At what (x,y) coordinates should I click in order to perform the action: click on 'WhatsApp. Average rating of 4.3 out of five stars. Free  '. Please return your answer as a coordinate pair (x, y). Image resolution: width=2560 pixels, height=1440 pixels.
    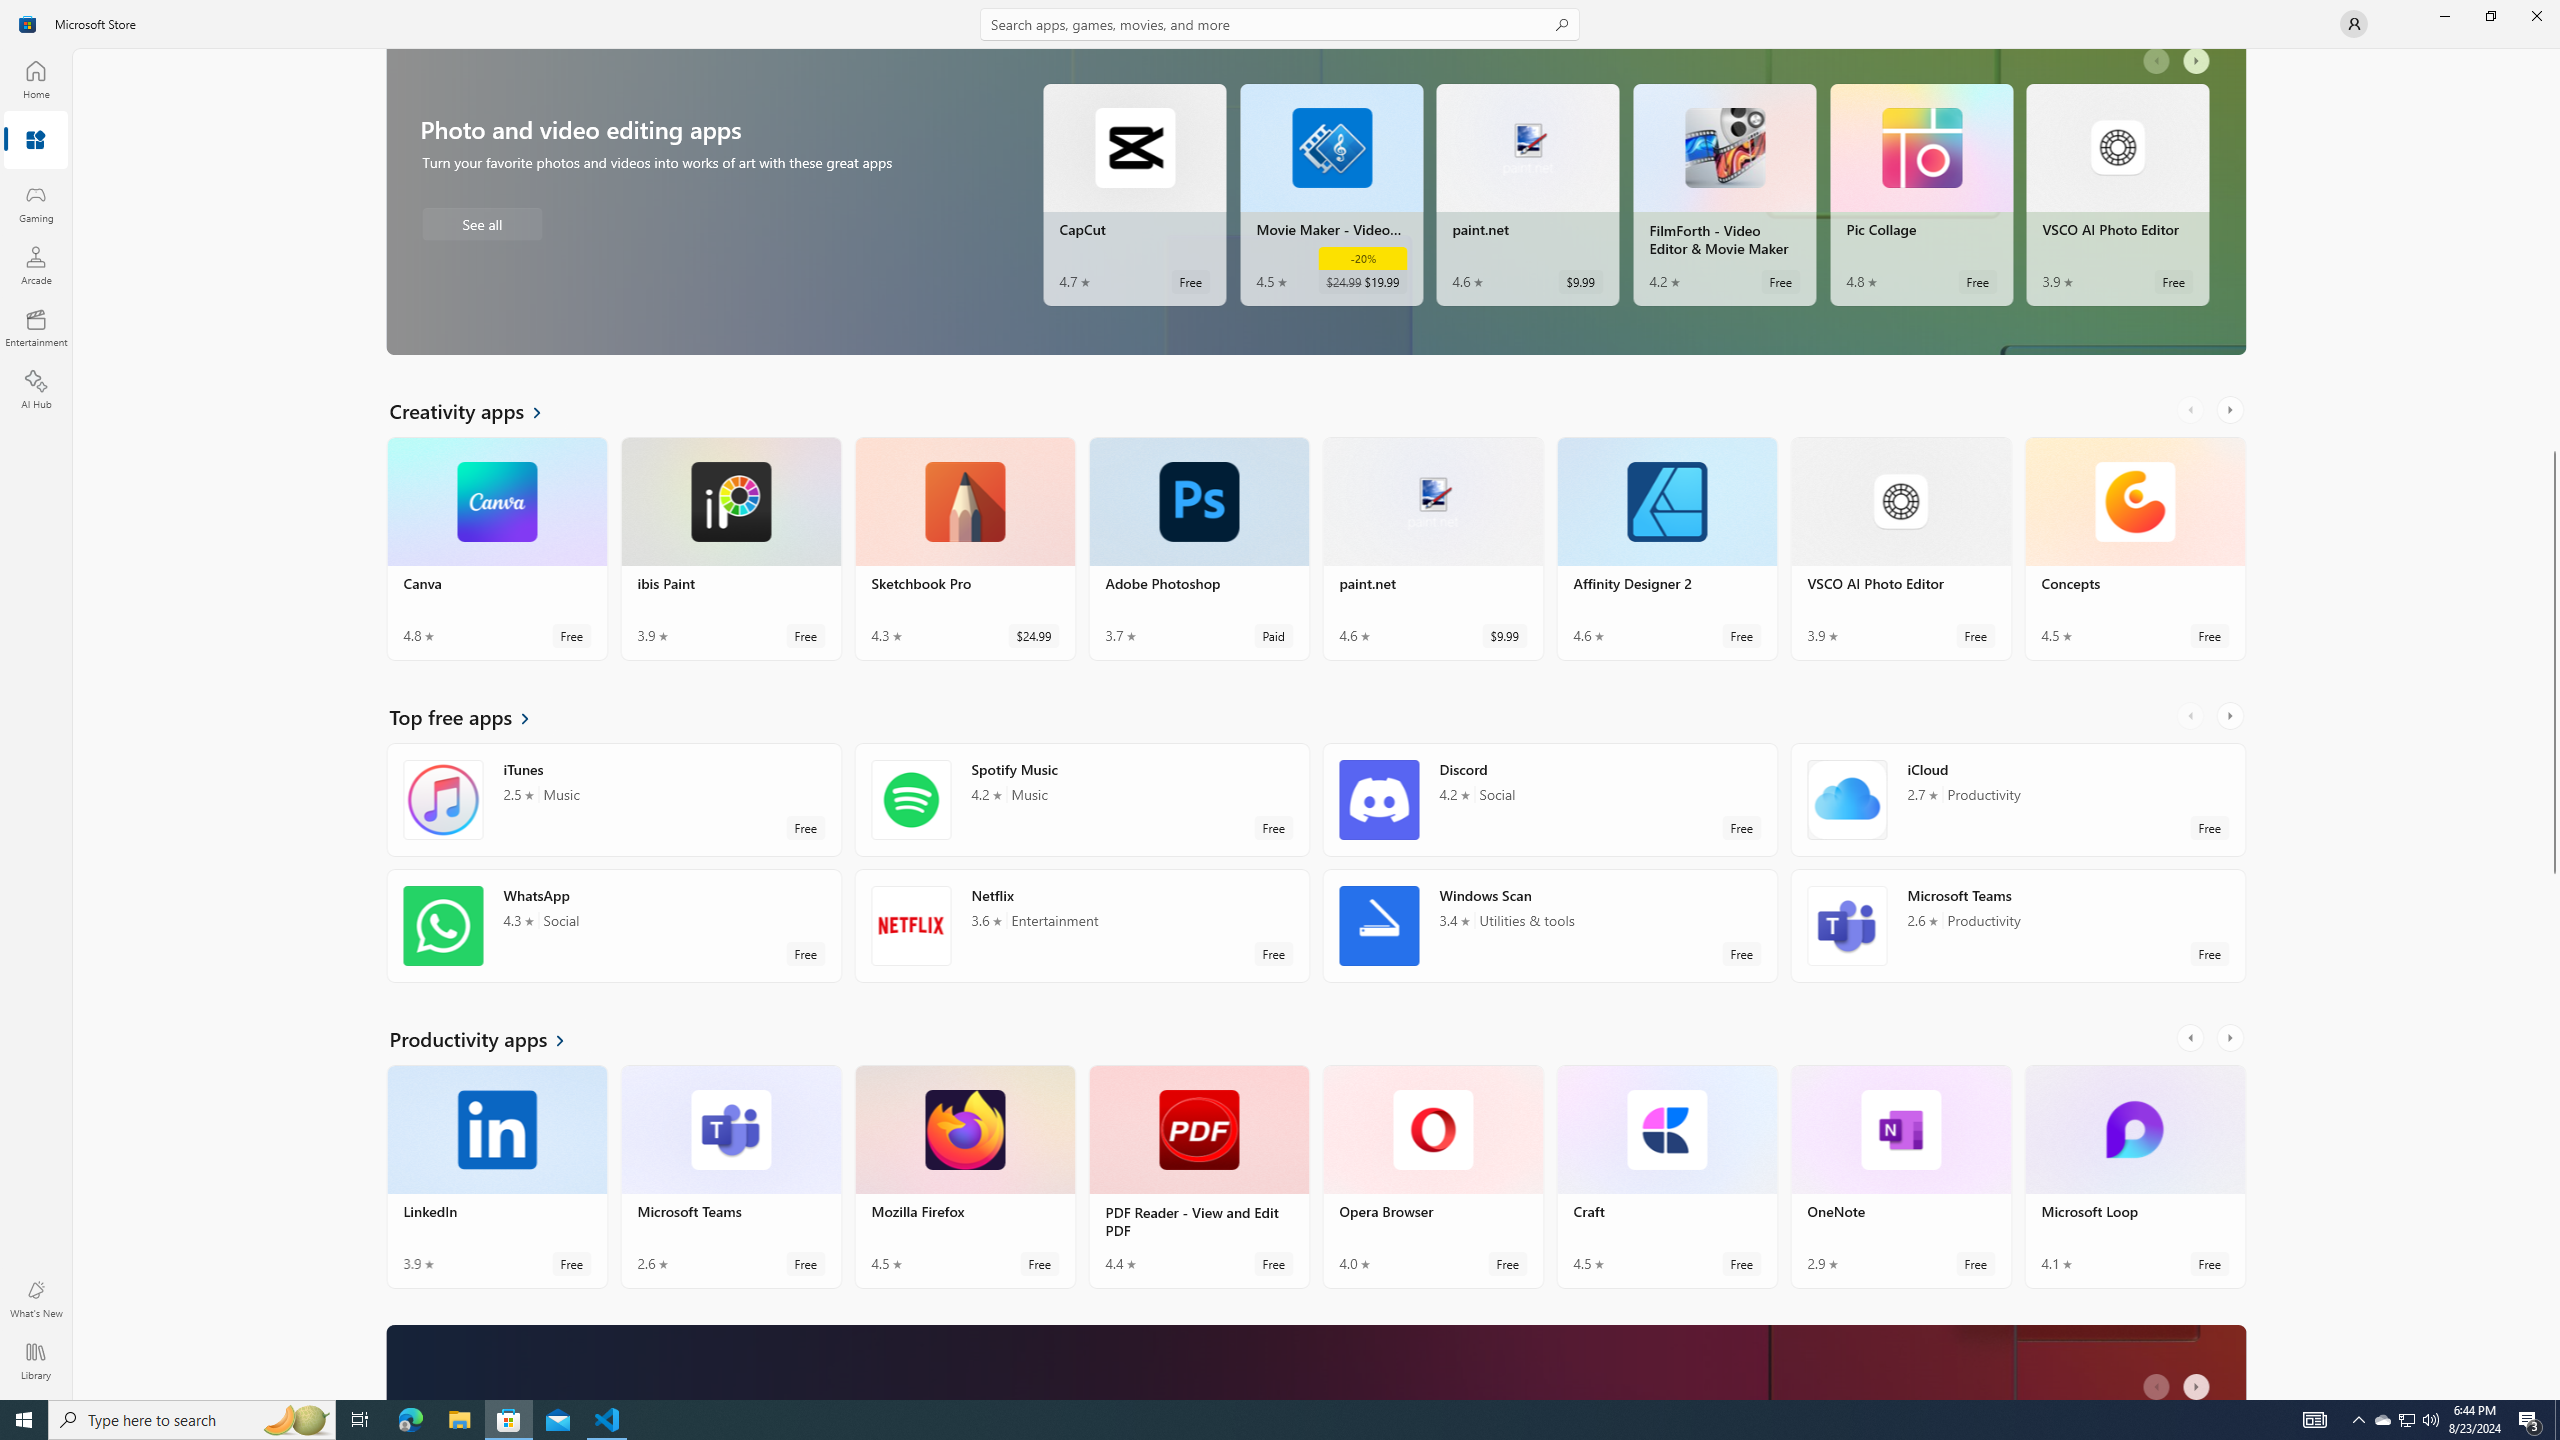
    Looking at the image, I should click on (613, 924).